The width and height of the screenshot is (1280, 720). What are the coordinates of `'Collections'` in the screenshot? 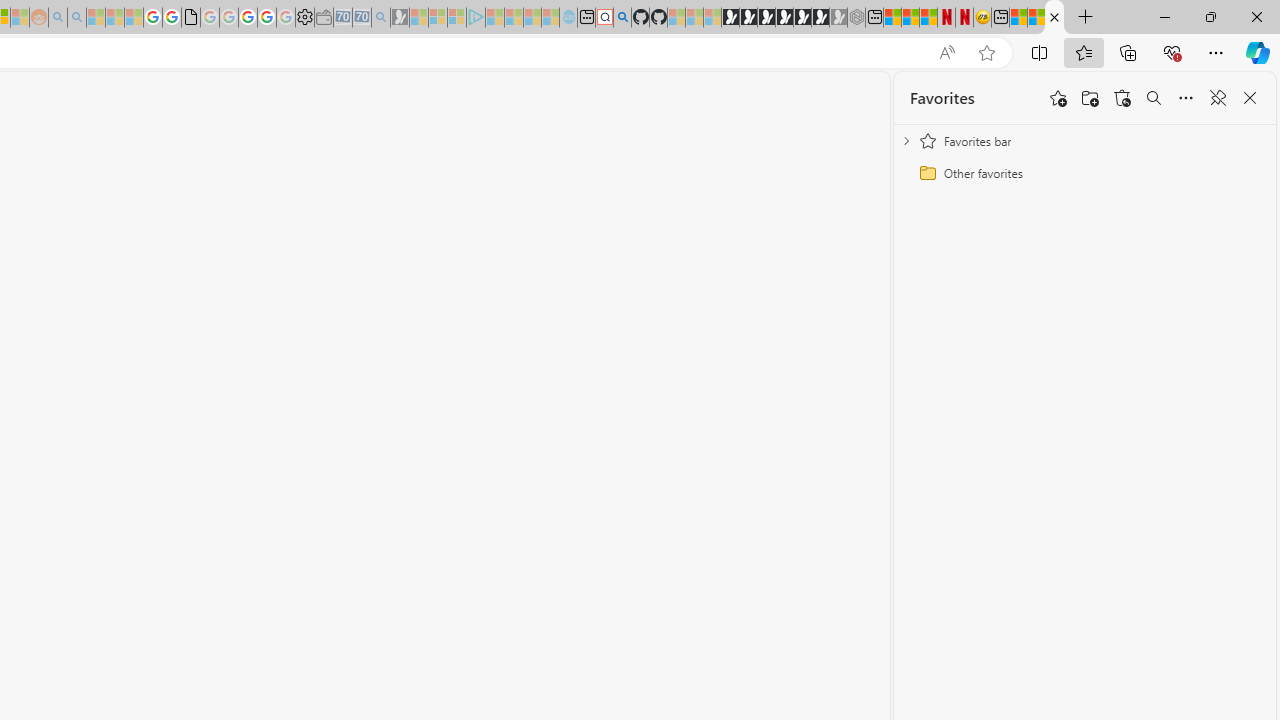 It's located at (1128, 51).